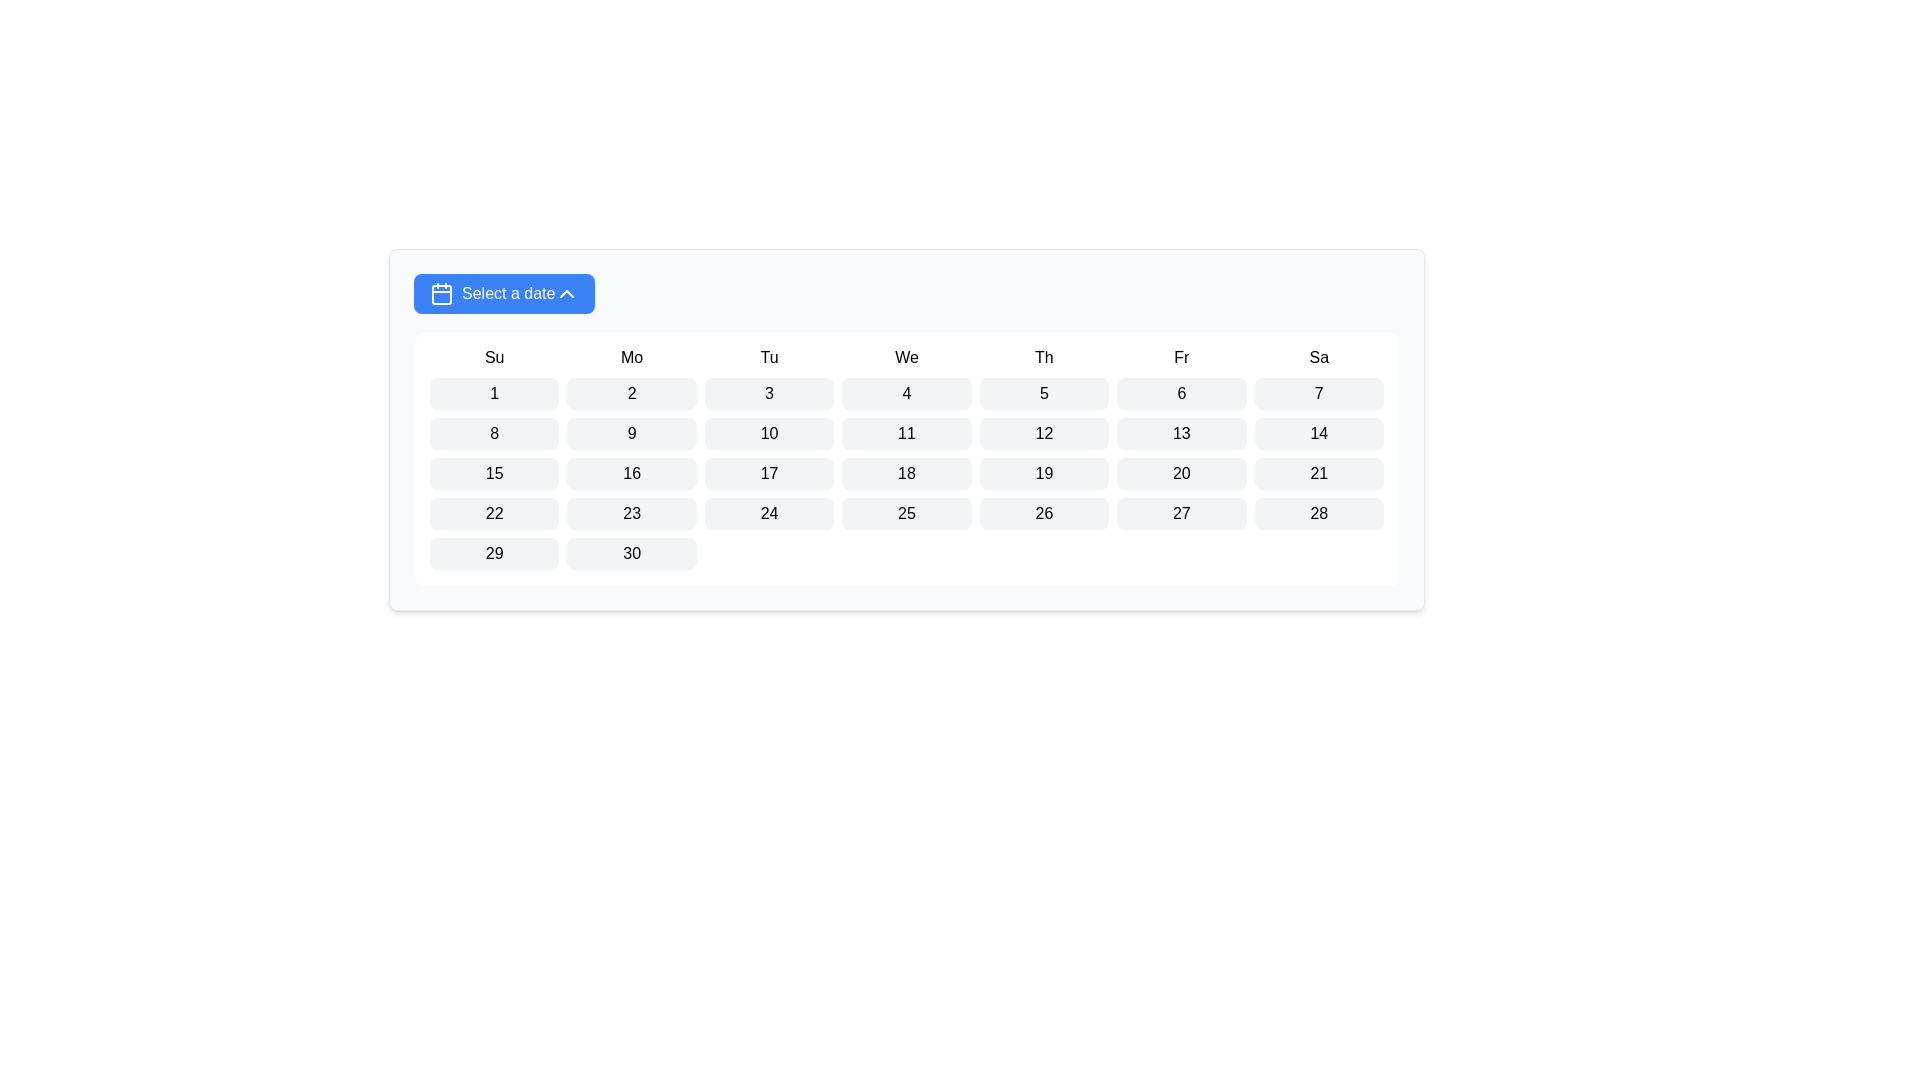  What do you see at coordinates (906, 433) in the screenshot?
I see `the button representing the 11th day in the calendar grid` at bounding box center [906, 433].